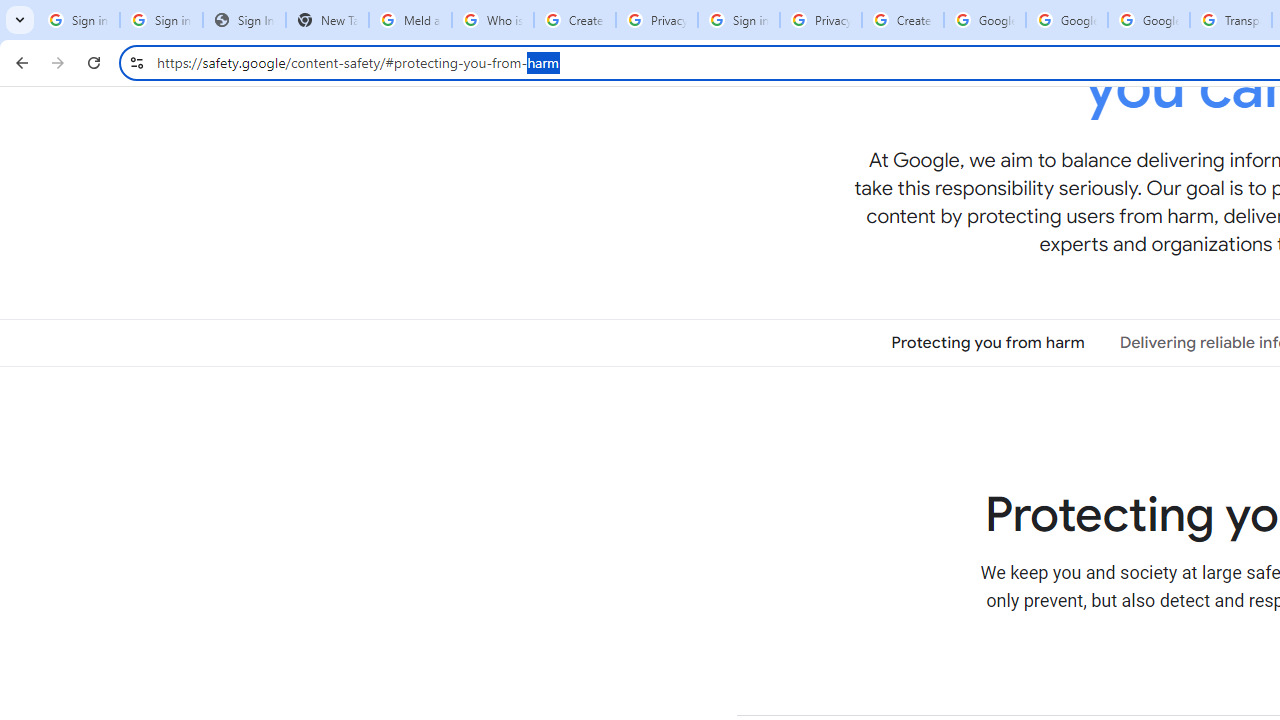 Image resolution: width=1280 pixels, height=720 pixels. What do you see at coordinates (492, 20) in the screenshot?
I see `'Who is my administrator? - Google Account Help'` at bounding box center [492, 20].